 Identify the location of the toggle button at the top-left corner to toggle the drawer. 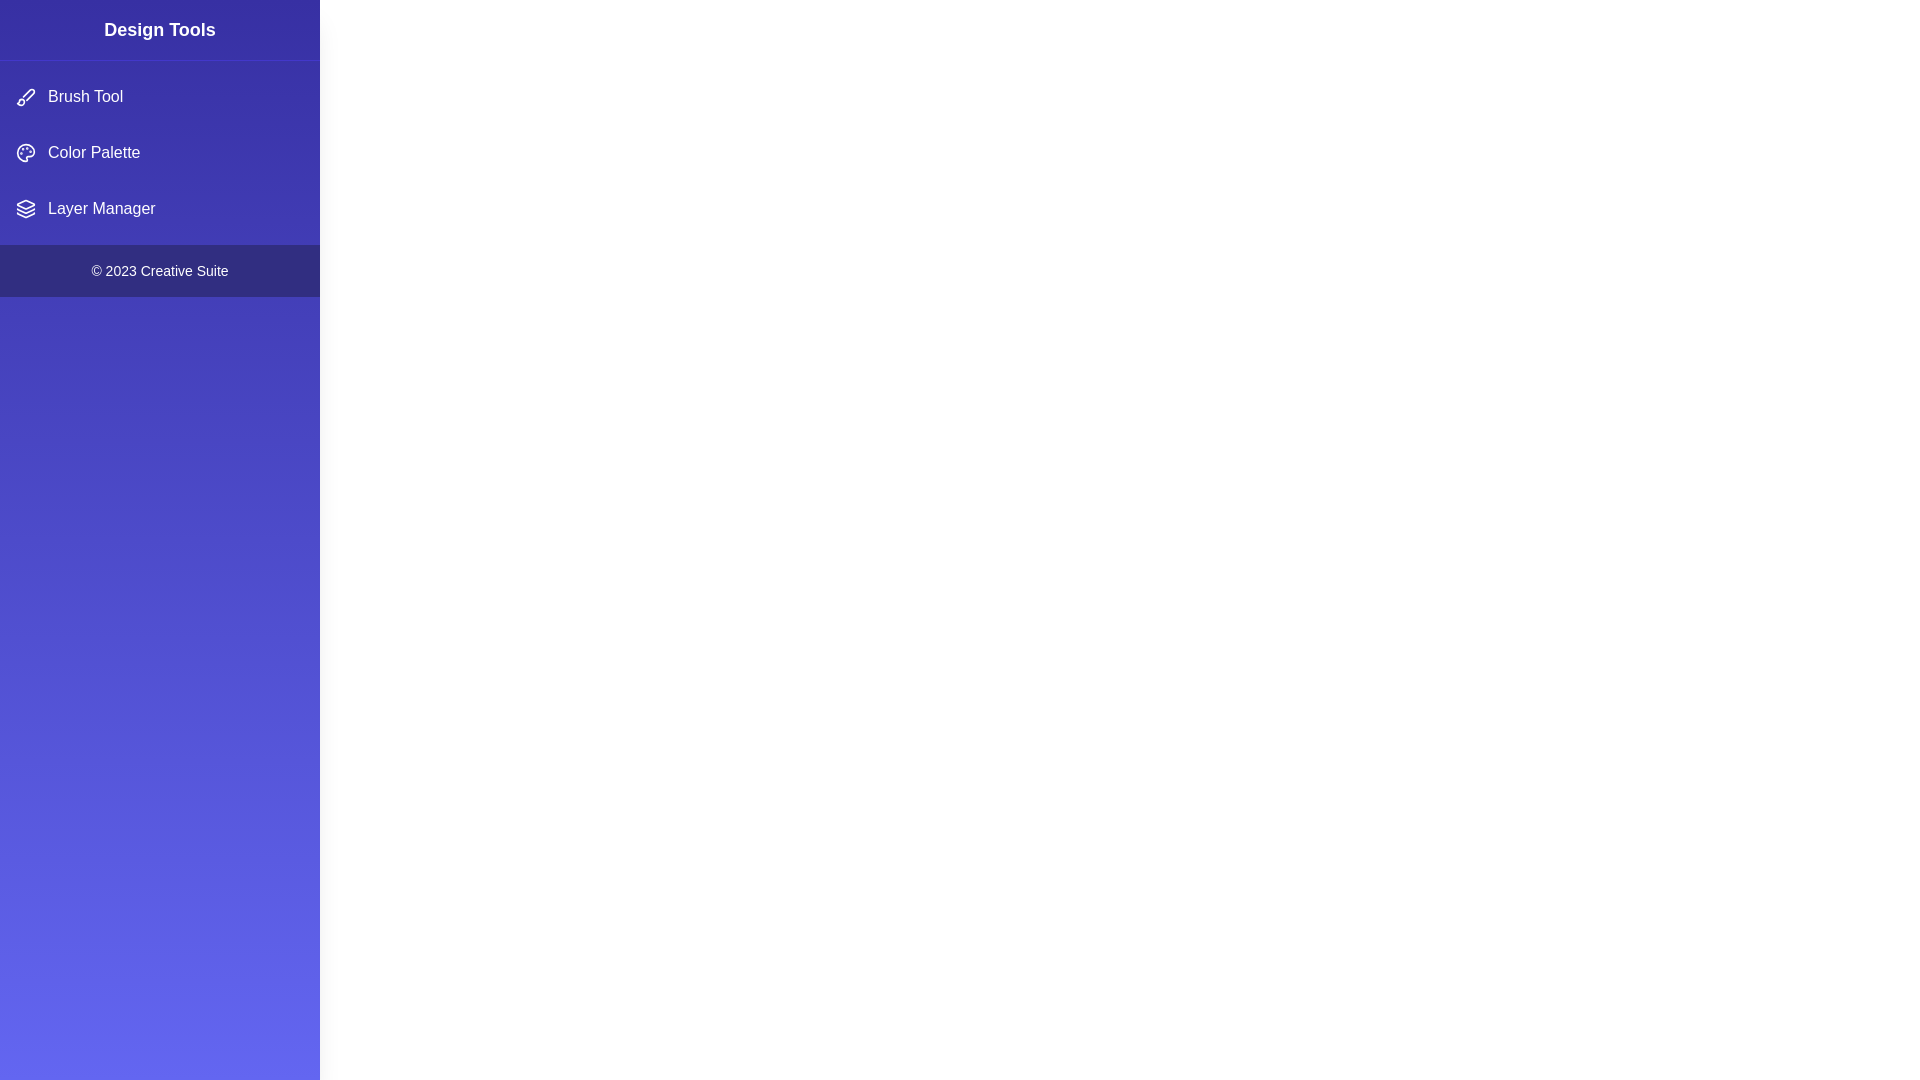
(39, 39).